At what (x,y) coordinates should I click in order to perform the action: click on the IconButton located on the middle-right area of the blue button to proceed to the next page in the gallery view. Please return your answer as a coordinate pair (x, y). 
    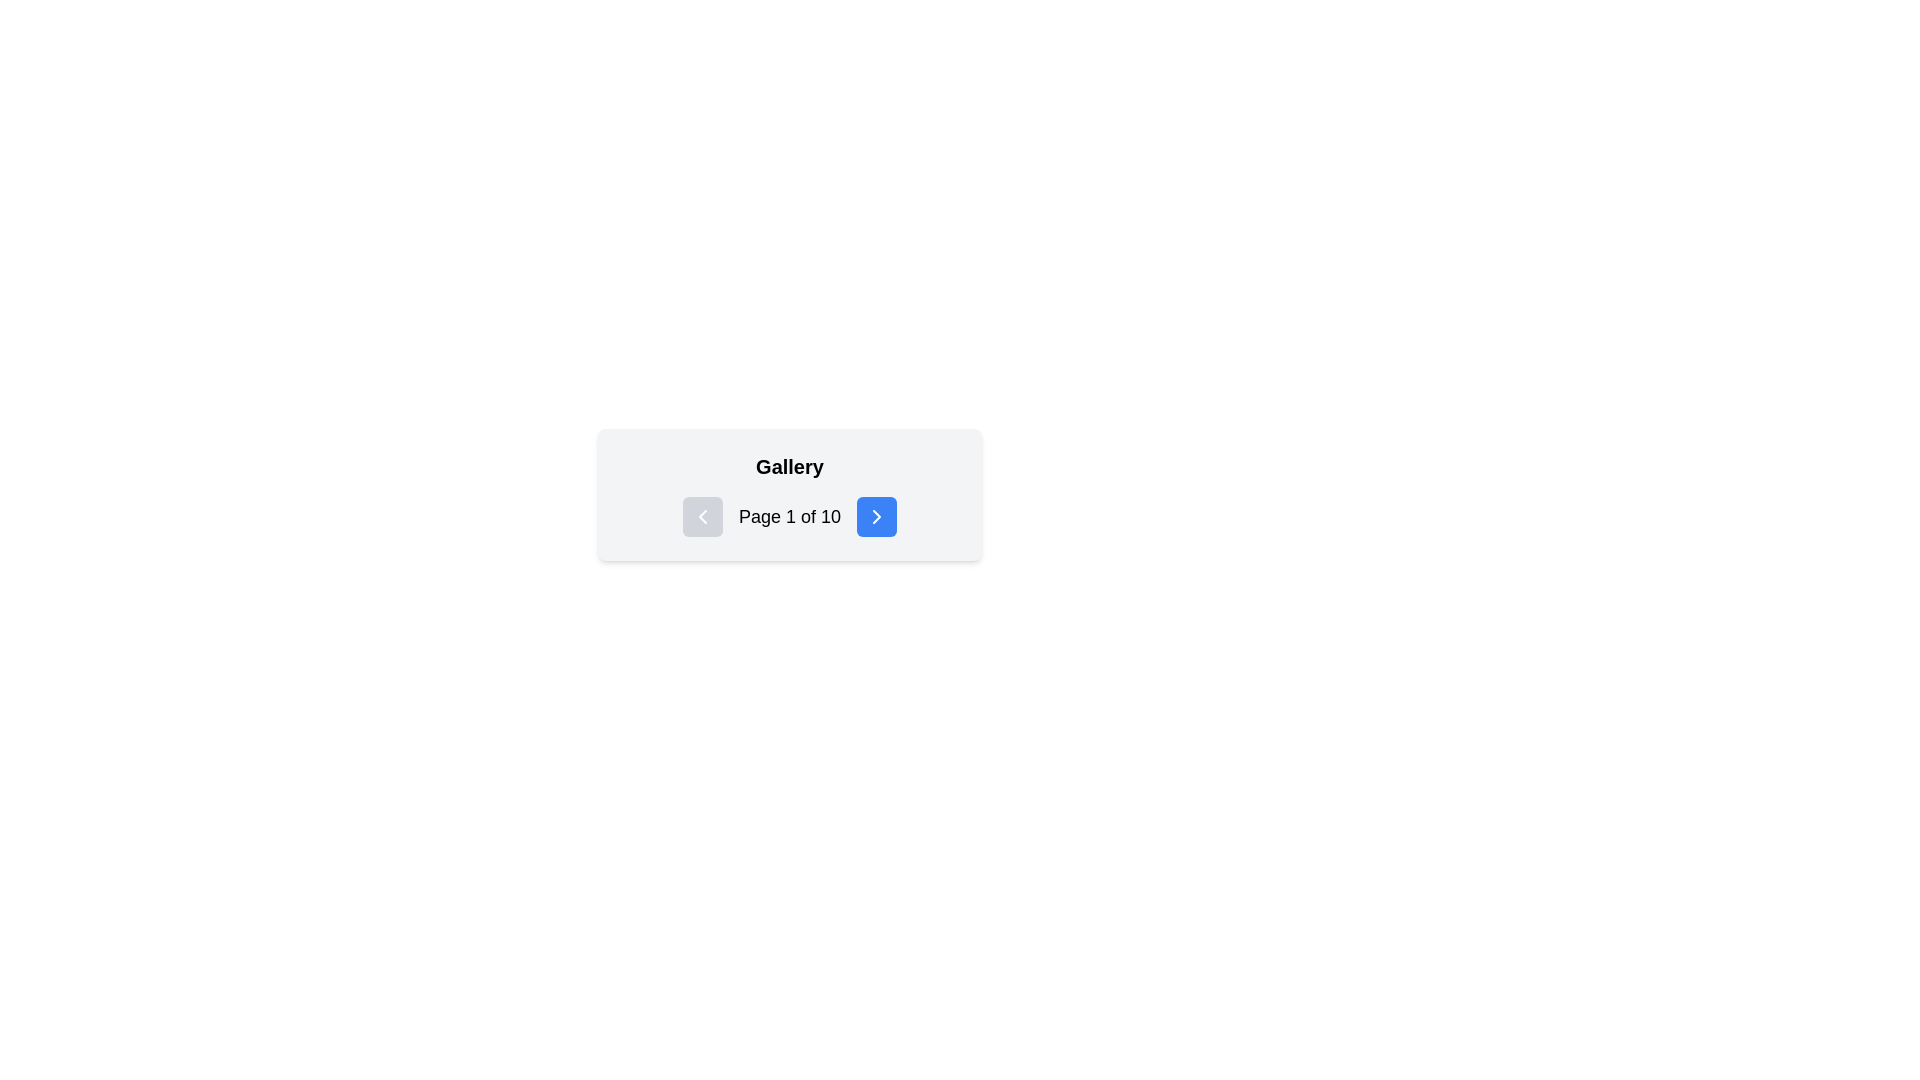
    Looking at the image, I should click on (877, 515).